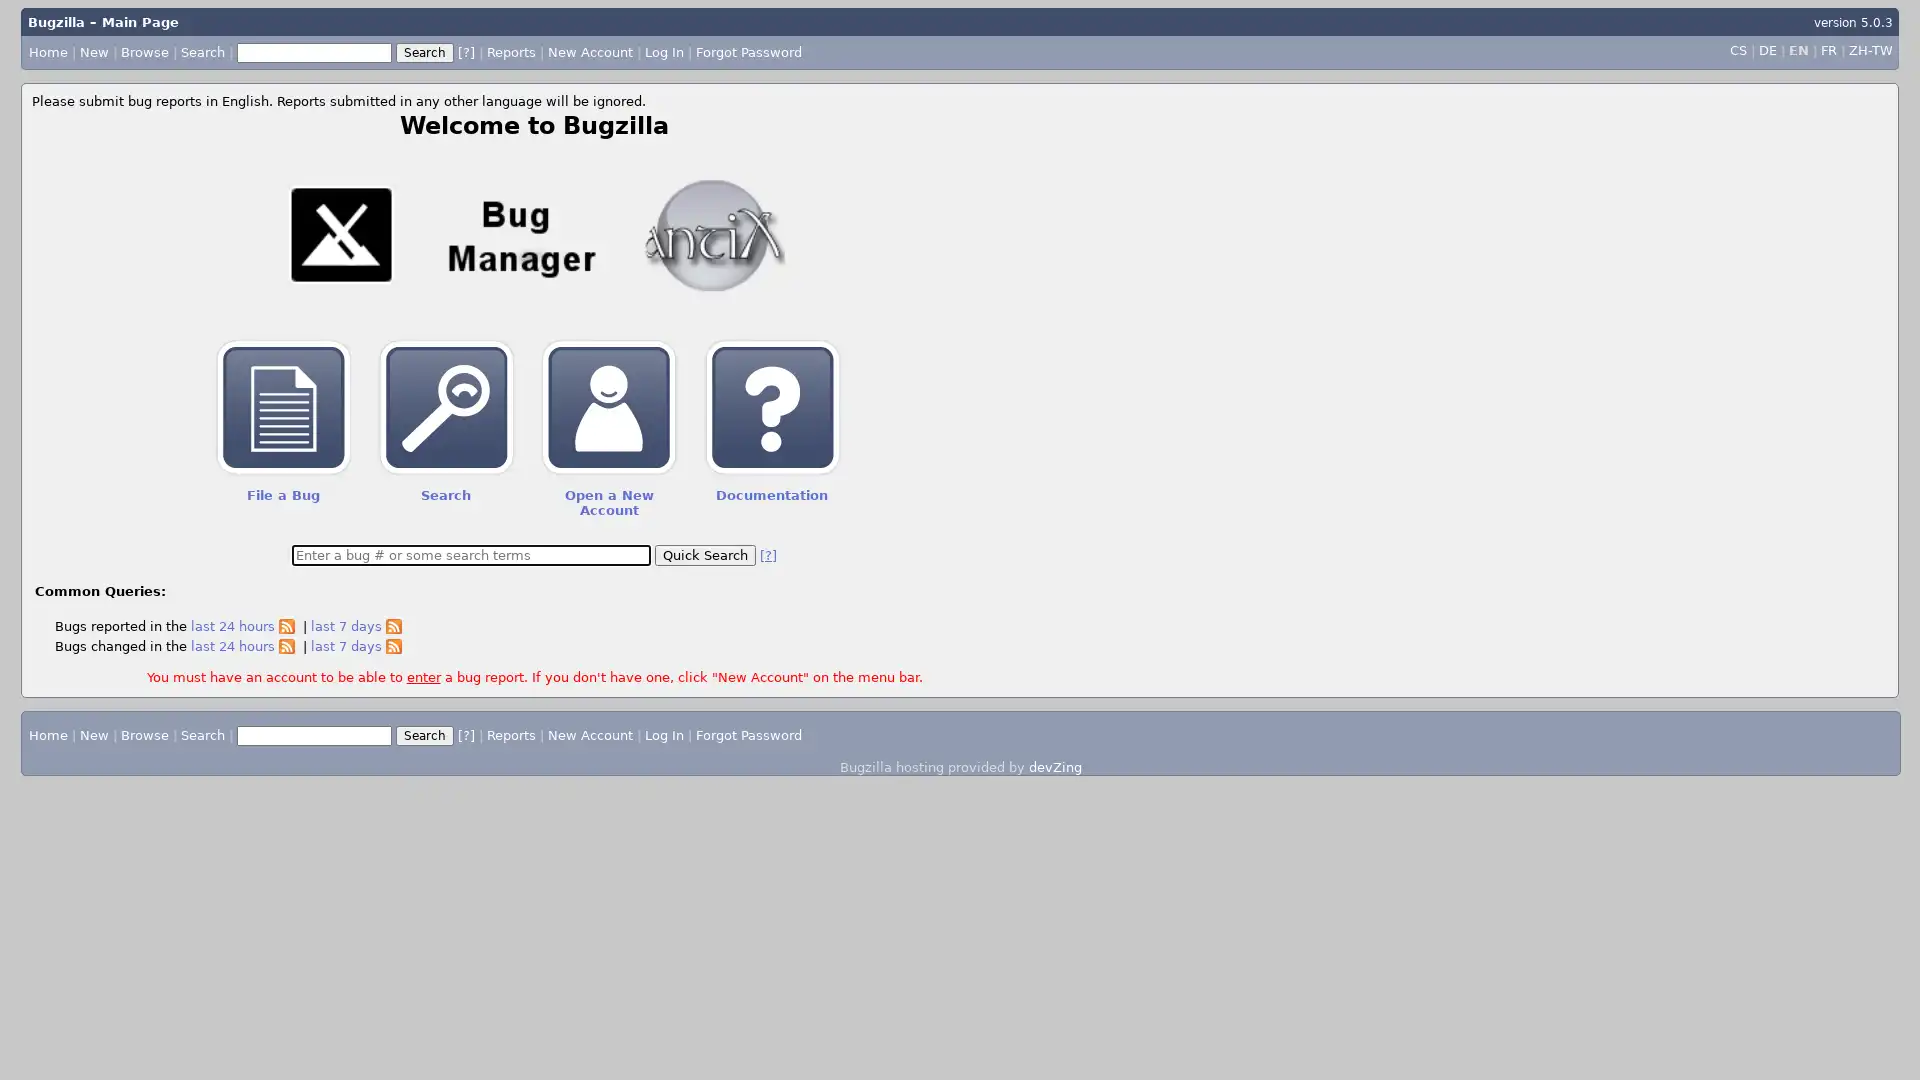 This screenshot has height=1080, width=1920. I want to click on Search, so click(422, 50).